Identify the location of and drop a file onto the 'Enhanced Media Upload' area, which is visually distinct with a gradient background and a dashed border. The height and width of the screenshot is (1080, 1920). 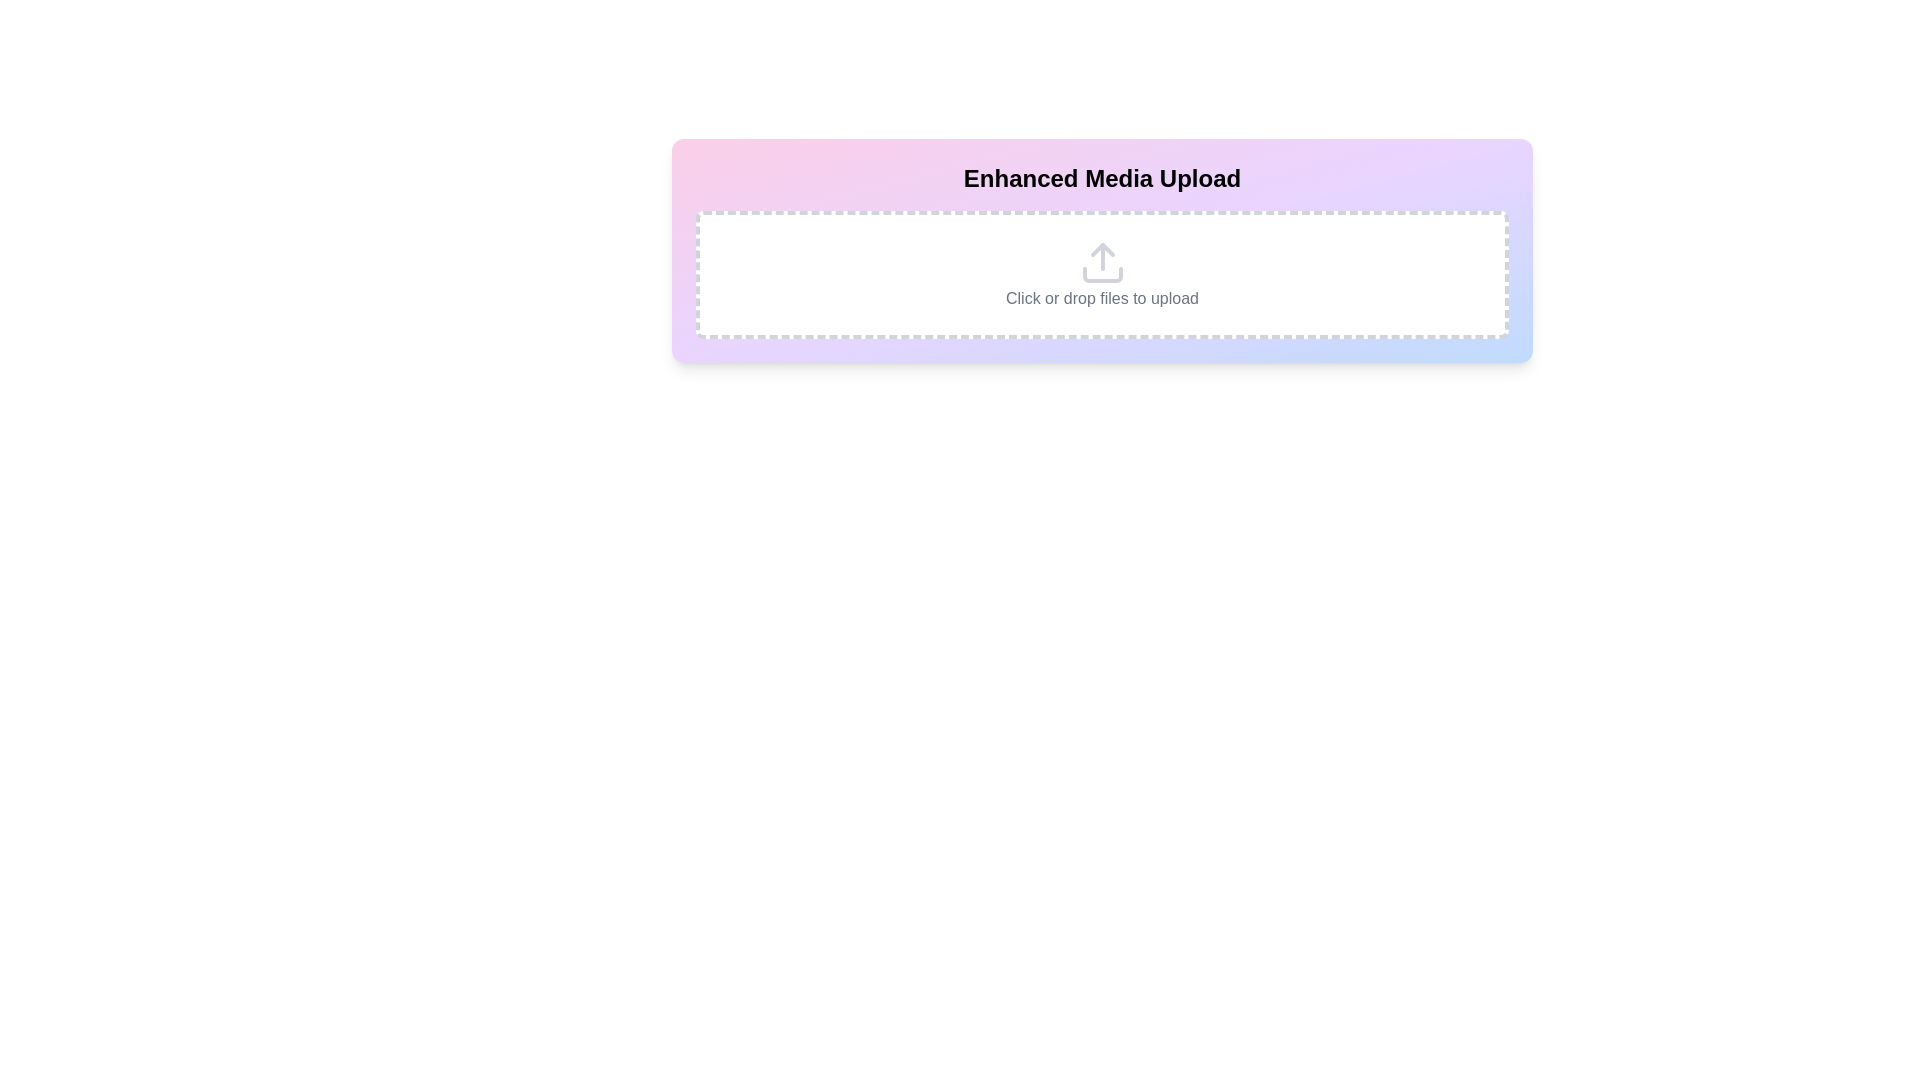
(1101, 249).